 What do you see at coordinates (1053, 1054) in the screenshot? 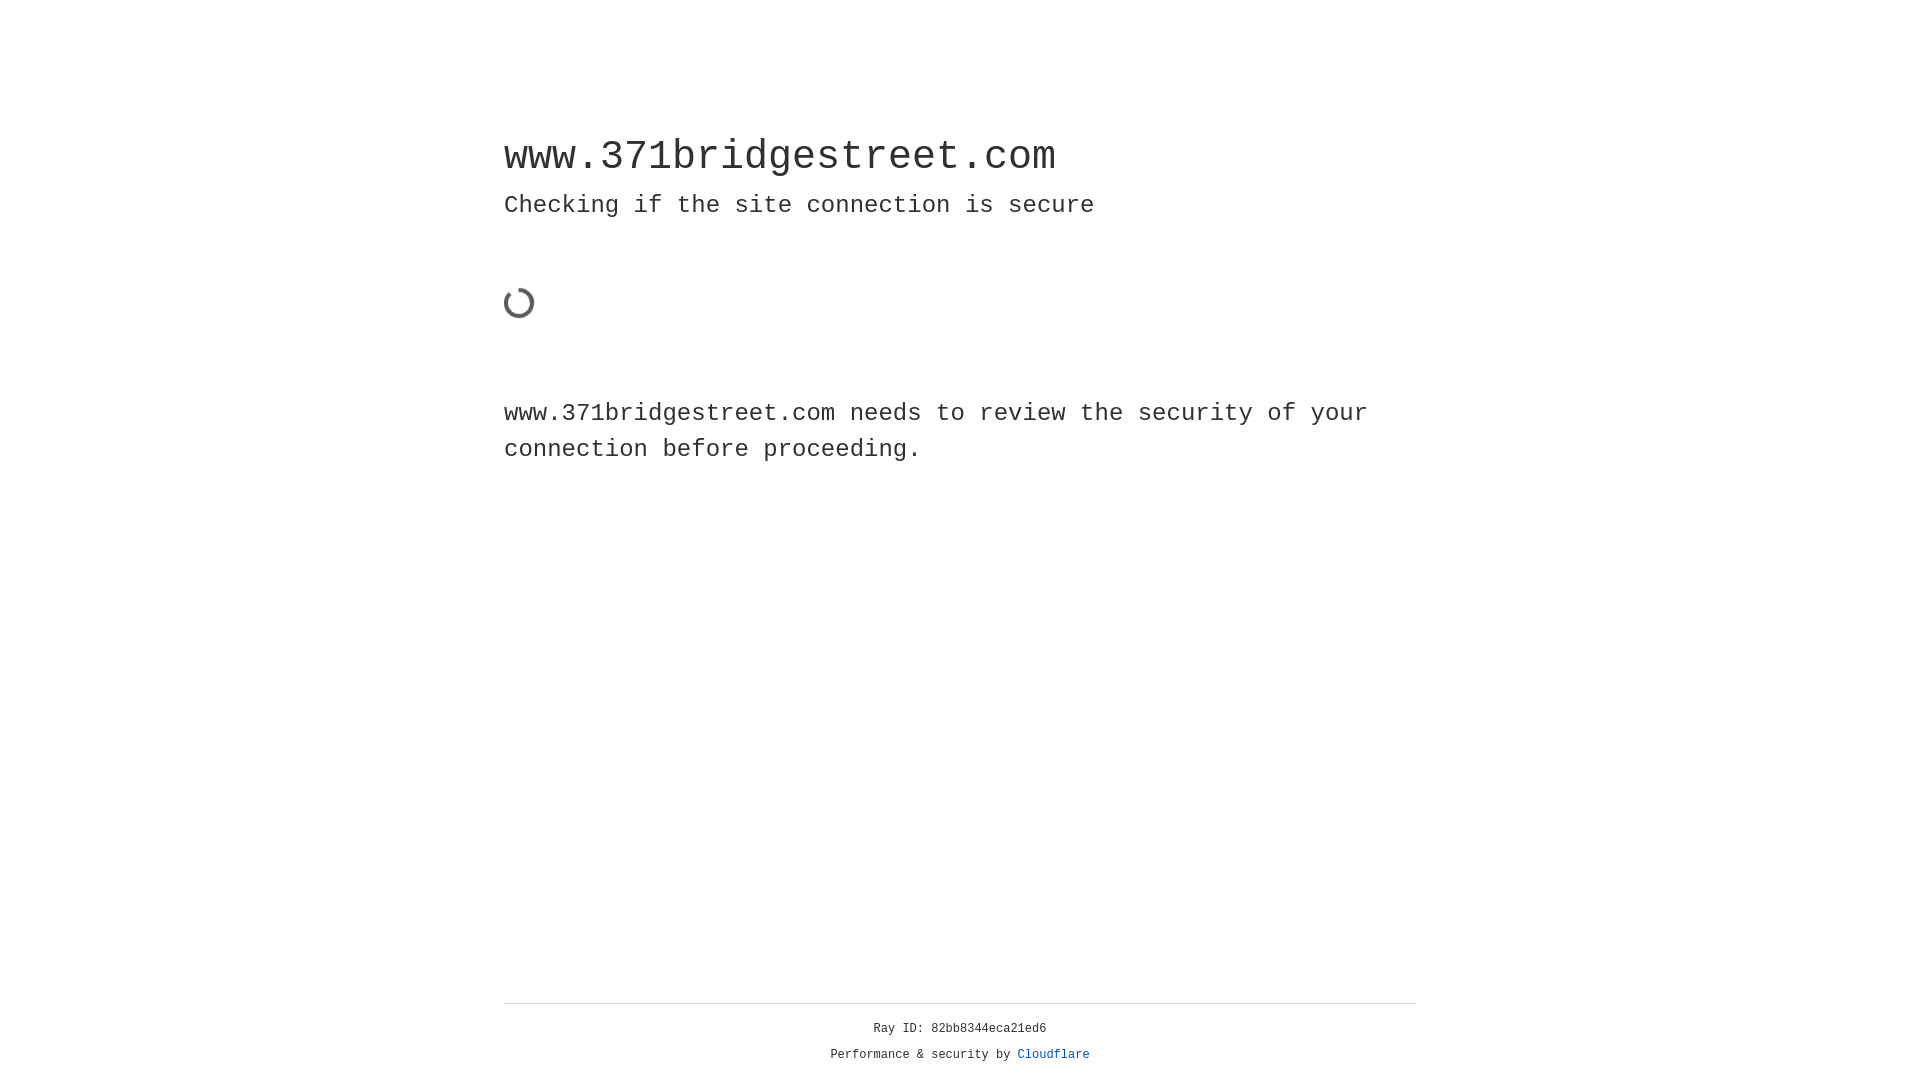
I see `'Cloudflare'` at bounding box center [1053, 1054].